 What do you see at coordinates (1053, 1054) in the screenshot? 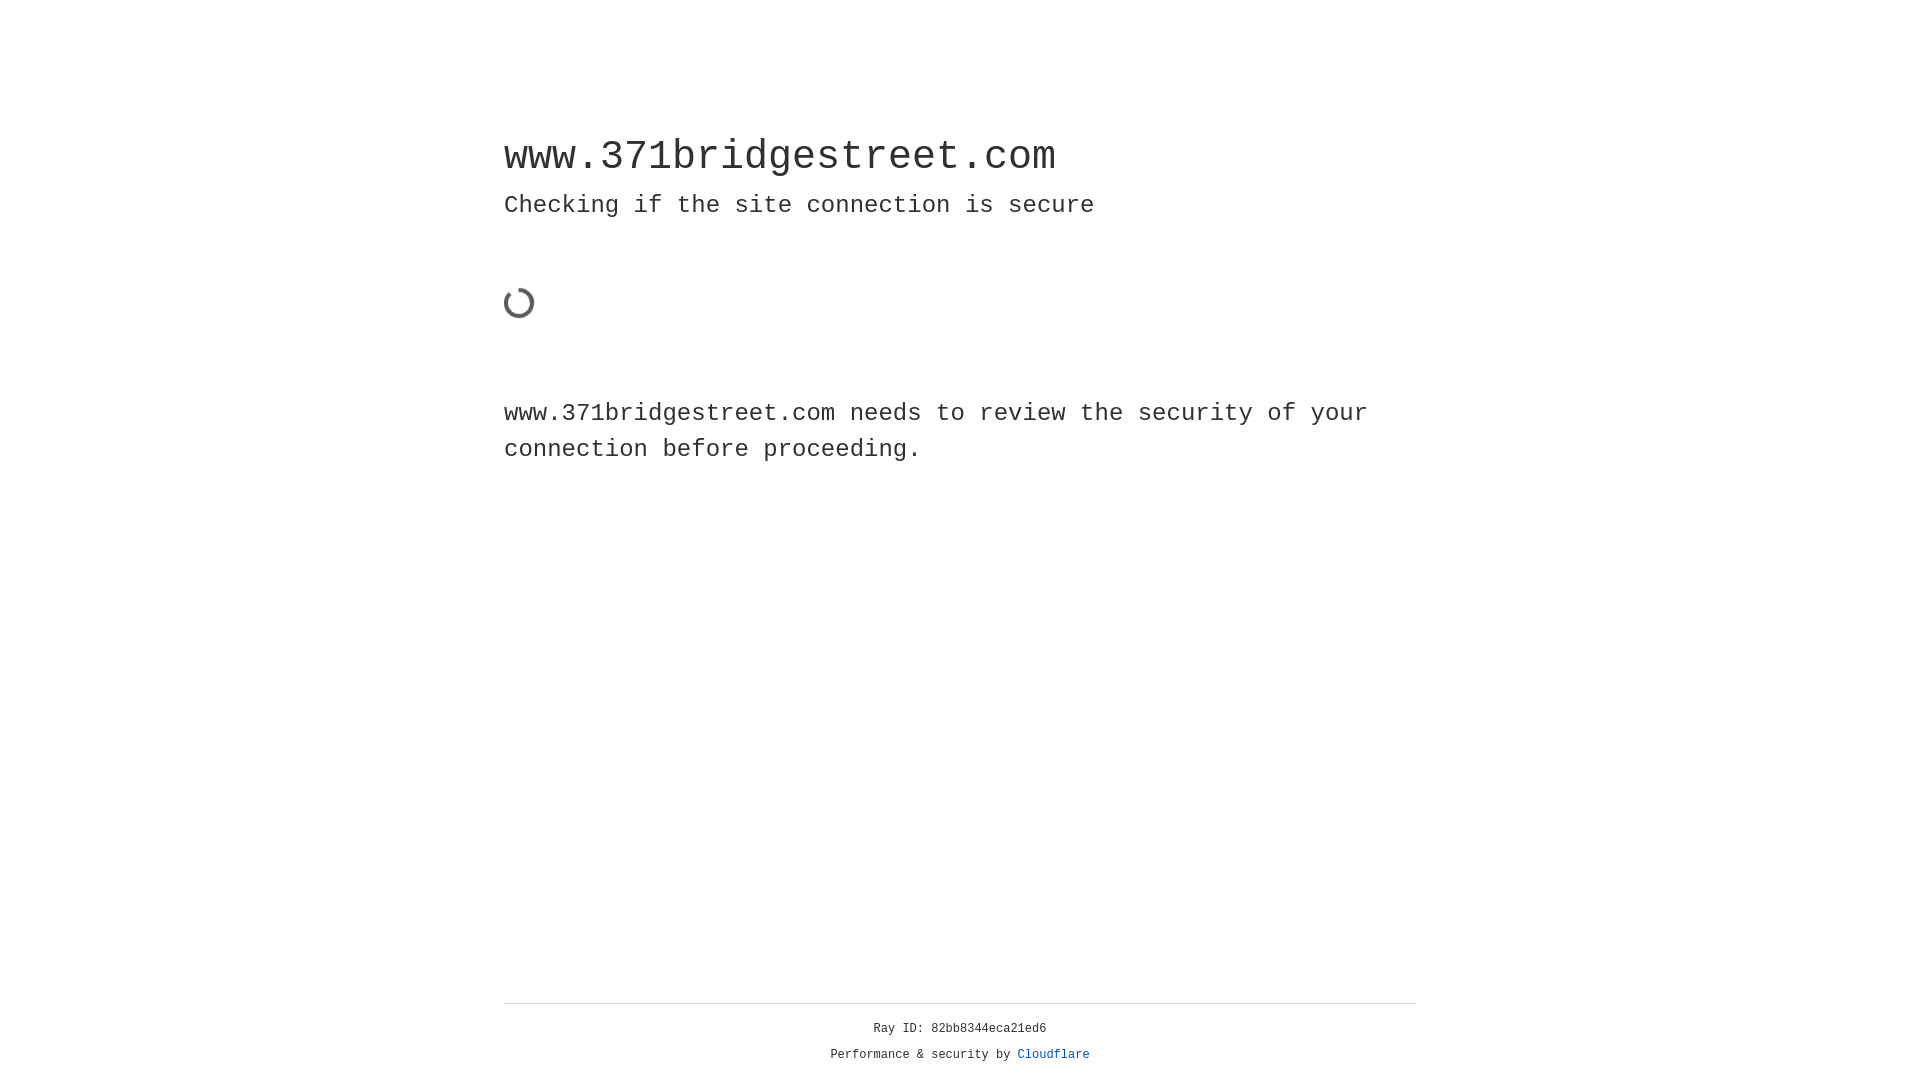
I see `'Cloudflare'` at bounding box center [1053, 1054].